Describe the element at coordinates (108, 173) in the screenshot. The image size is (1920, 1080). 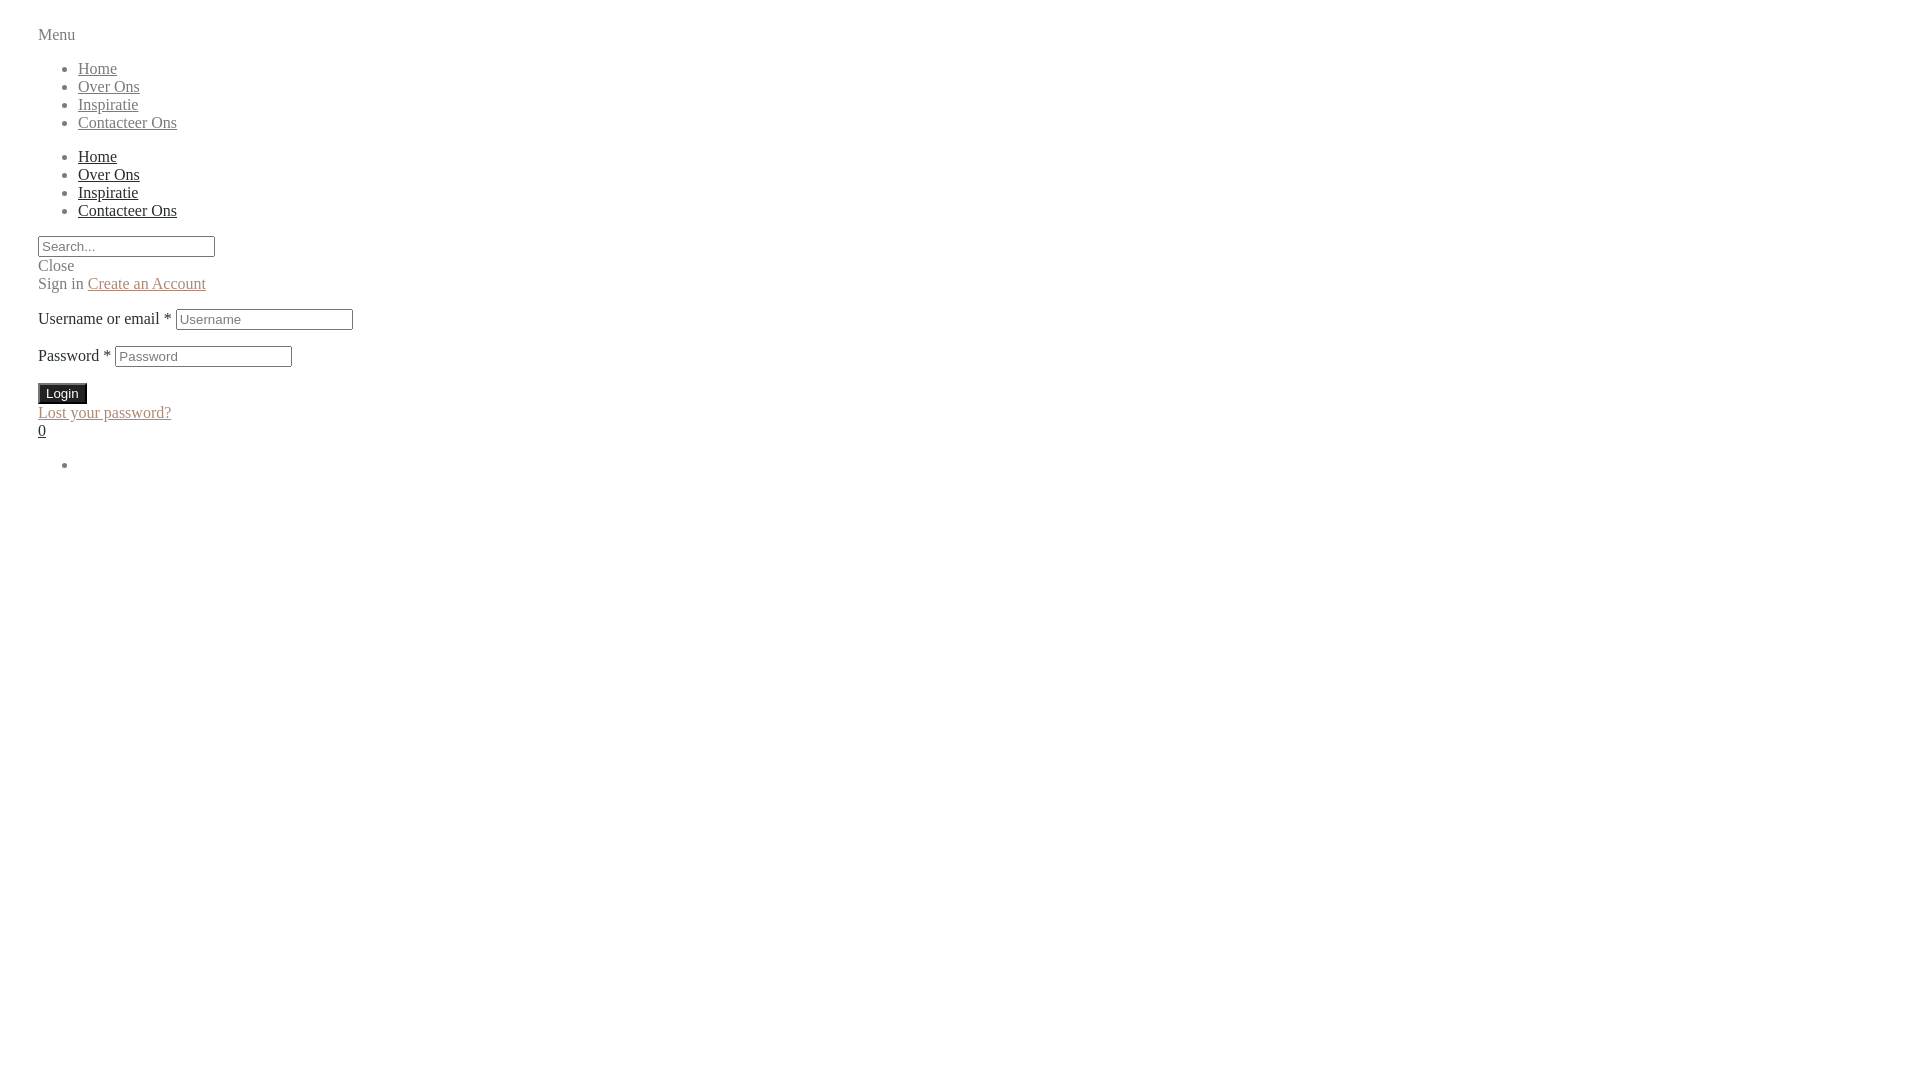
I see `'Over Ons'` at that location.